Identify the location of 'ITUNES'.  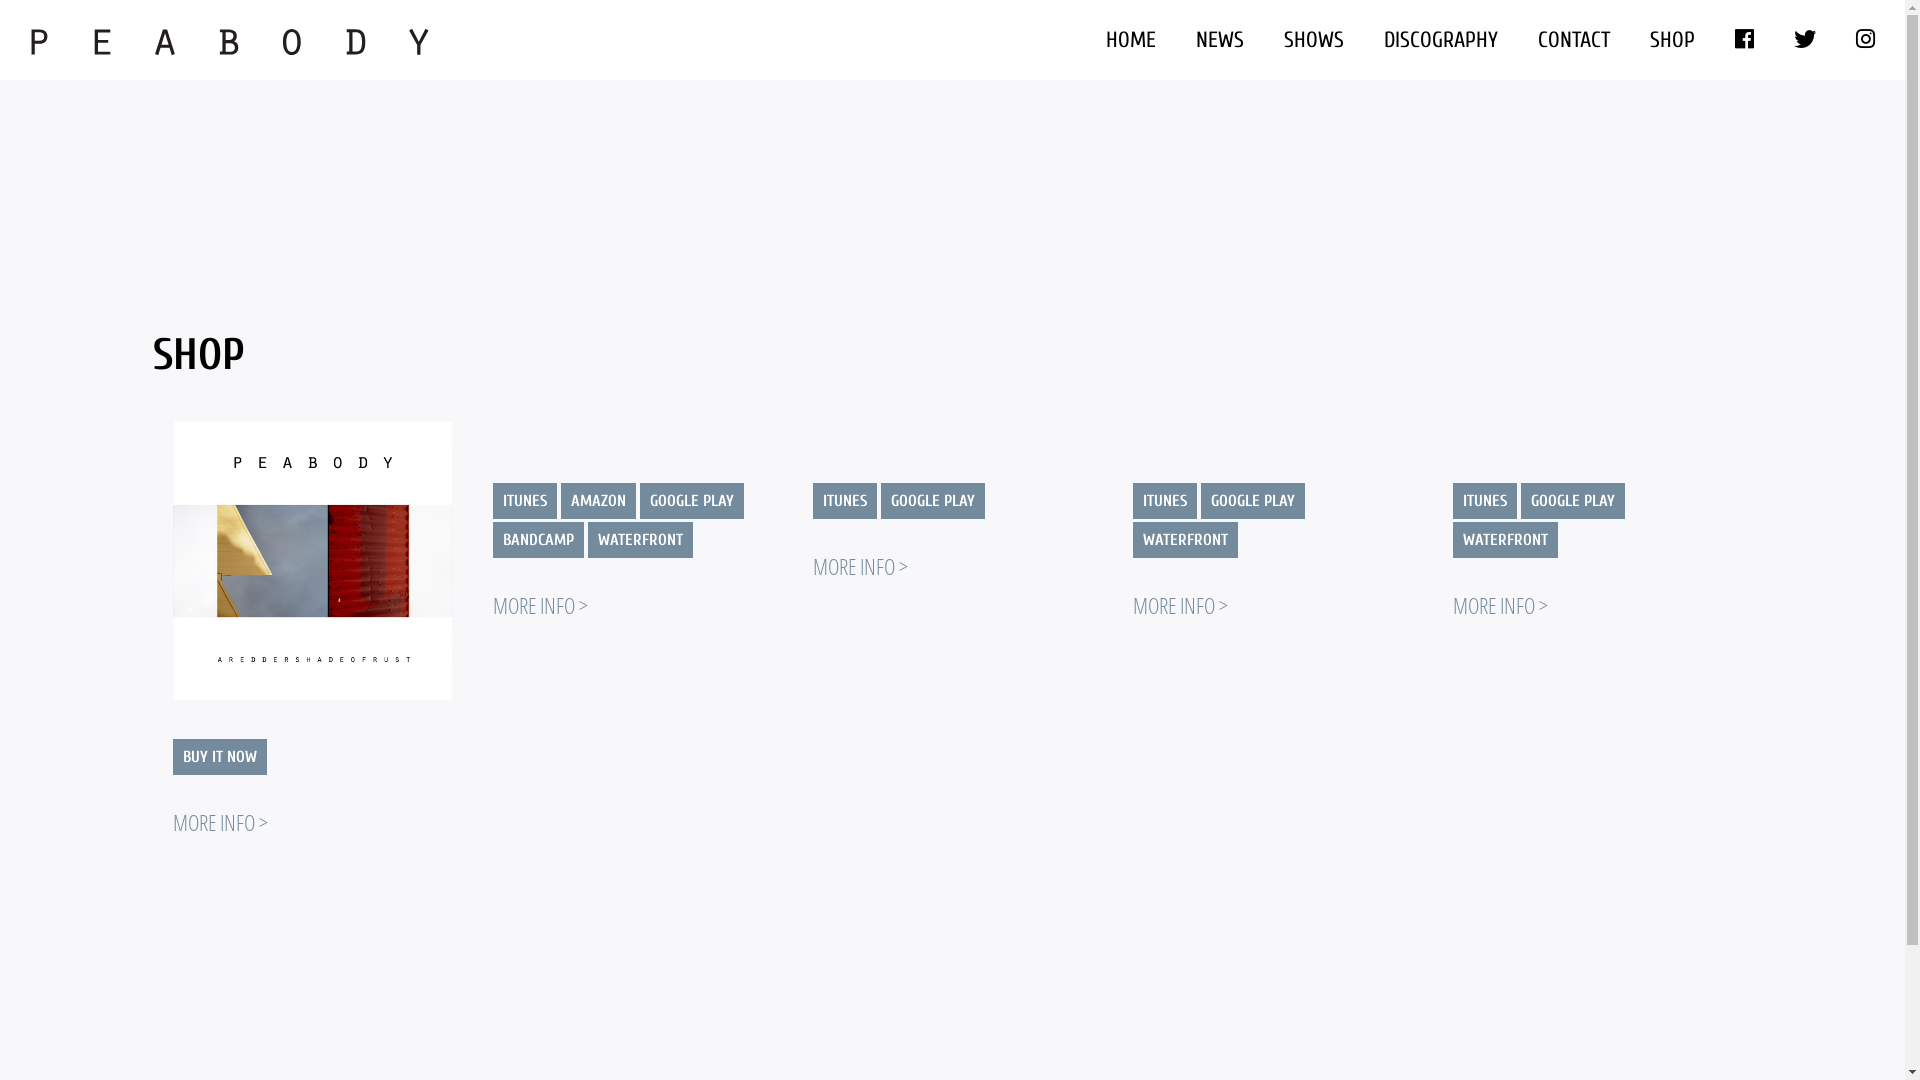
(844, 500).